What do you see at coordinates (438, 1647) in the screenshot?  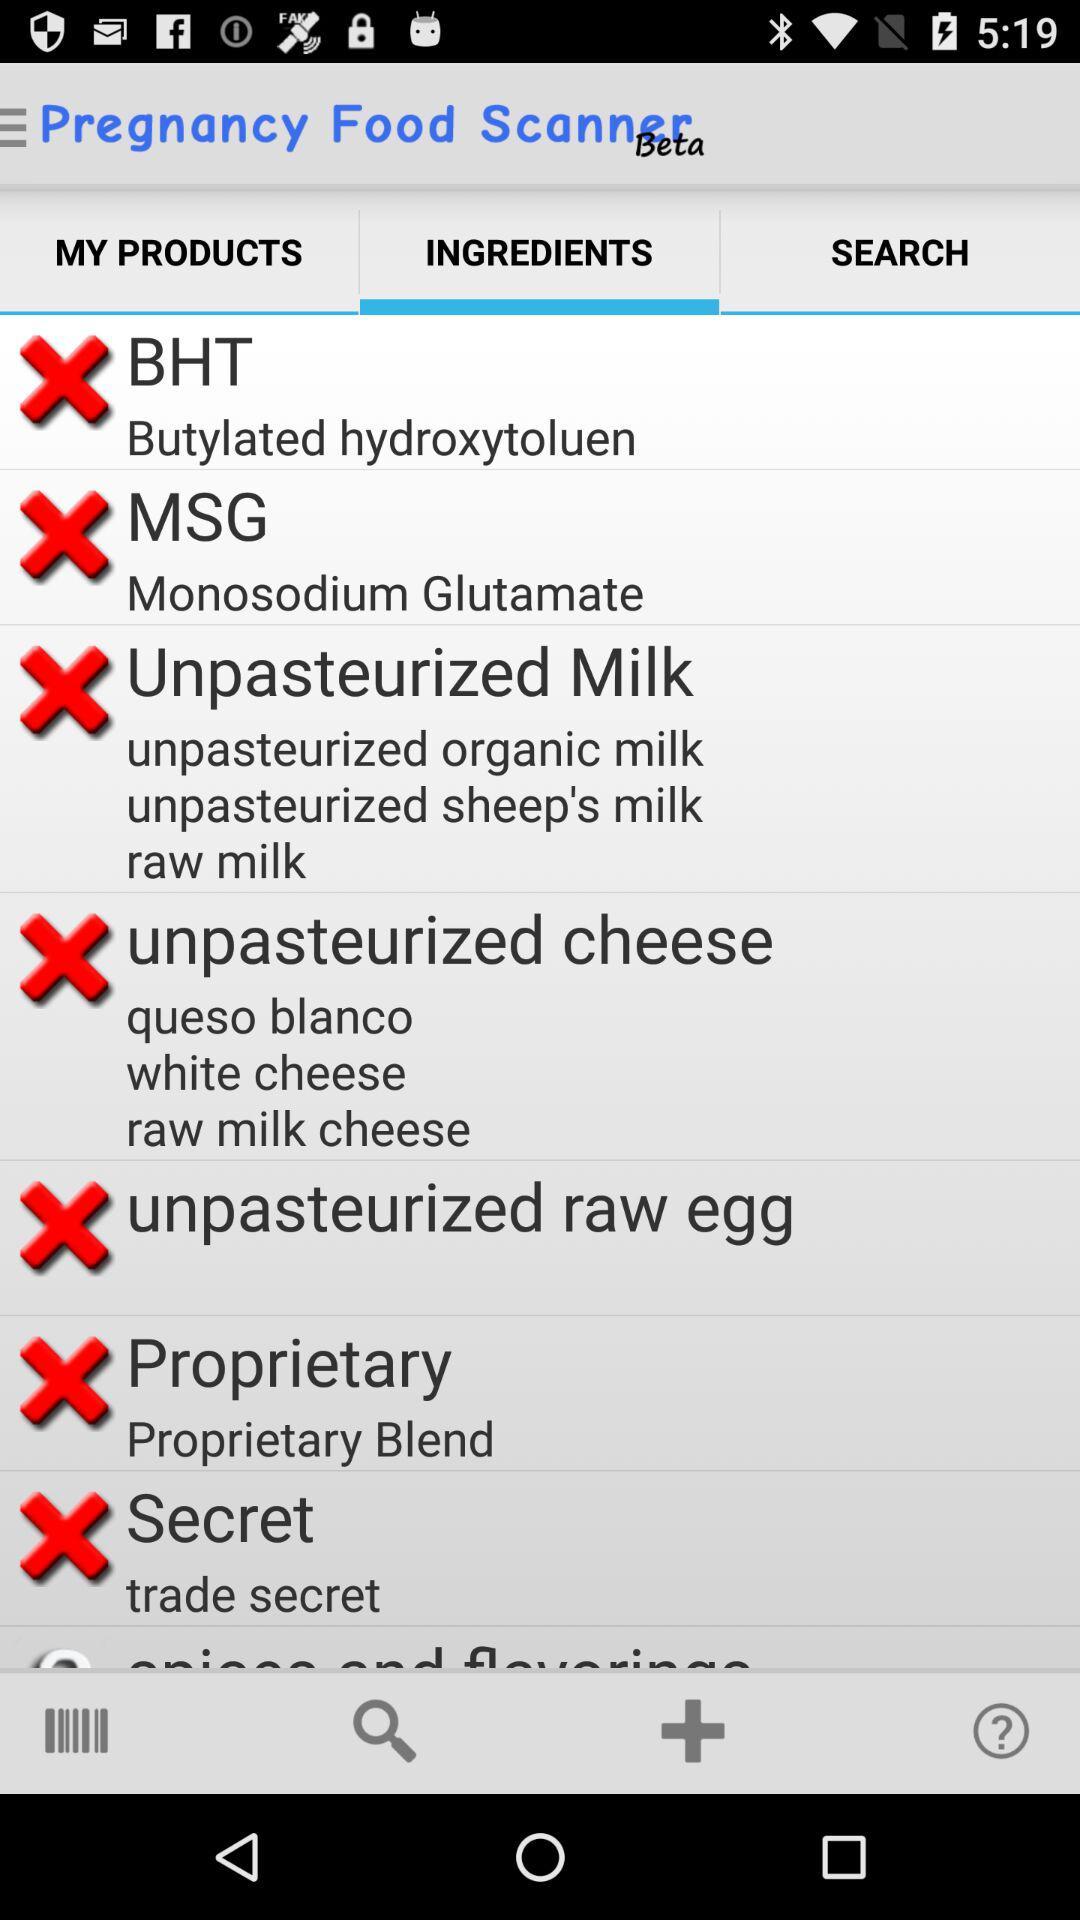 I see `spices and flavorings app` at bounding box center [438, 1647].